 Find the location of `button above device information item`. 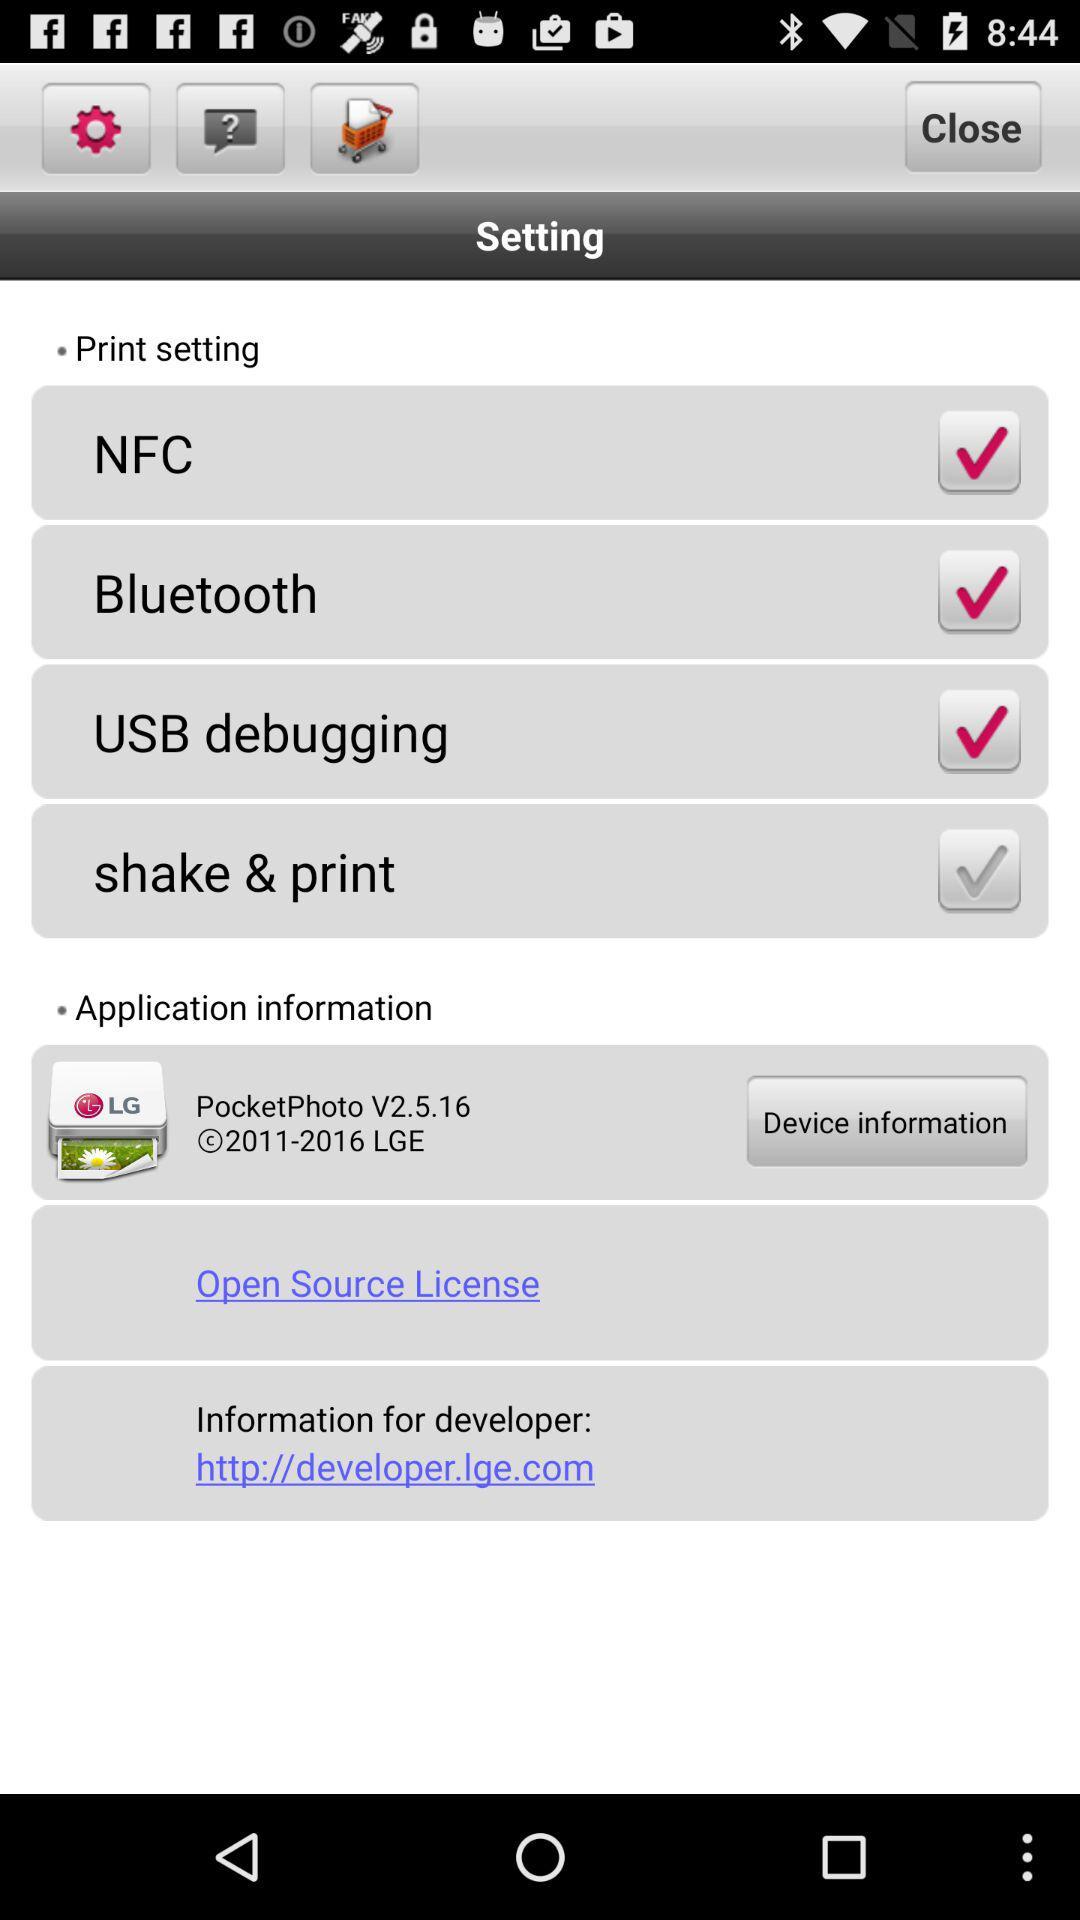

button above device information item is located at coordinates (978, 870).